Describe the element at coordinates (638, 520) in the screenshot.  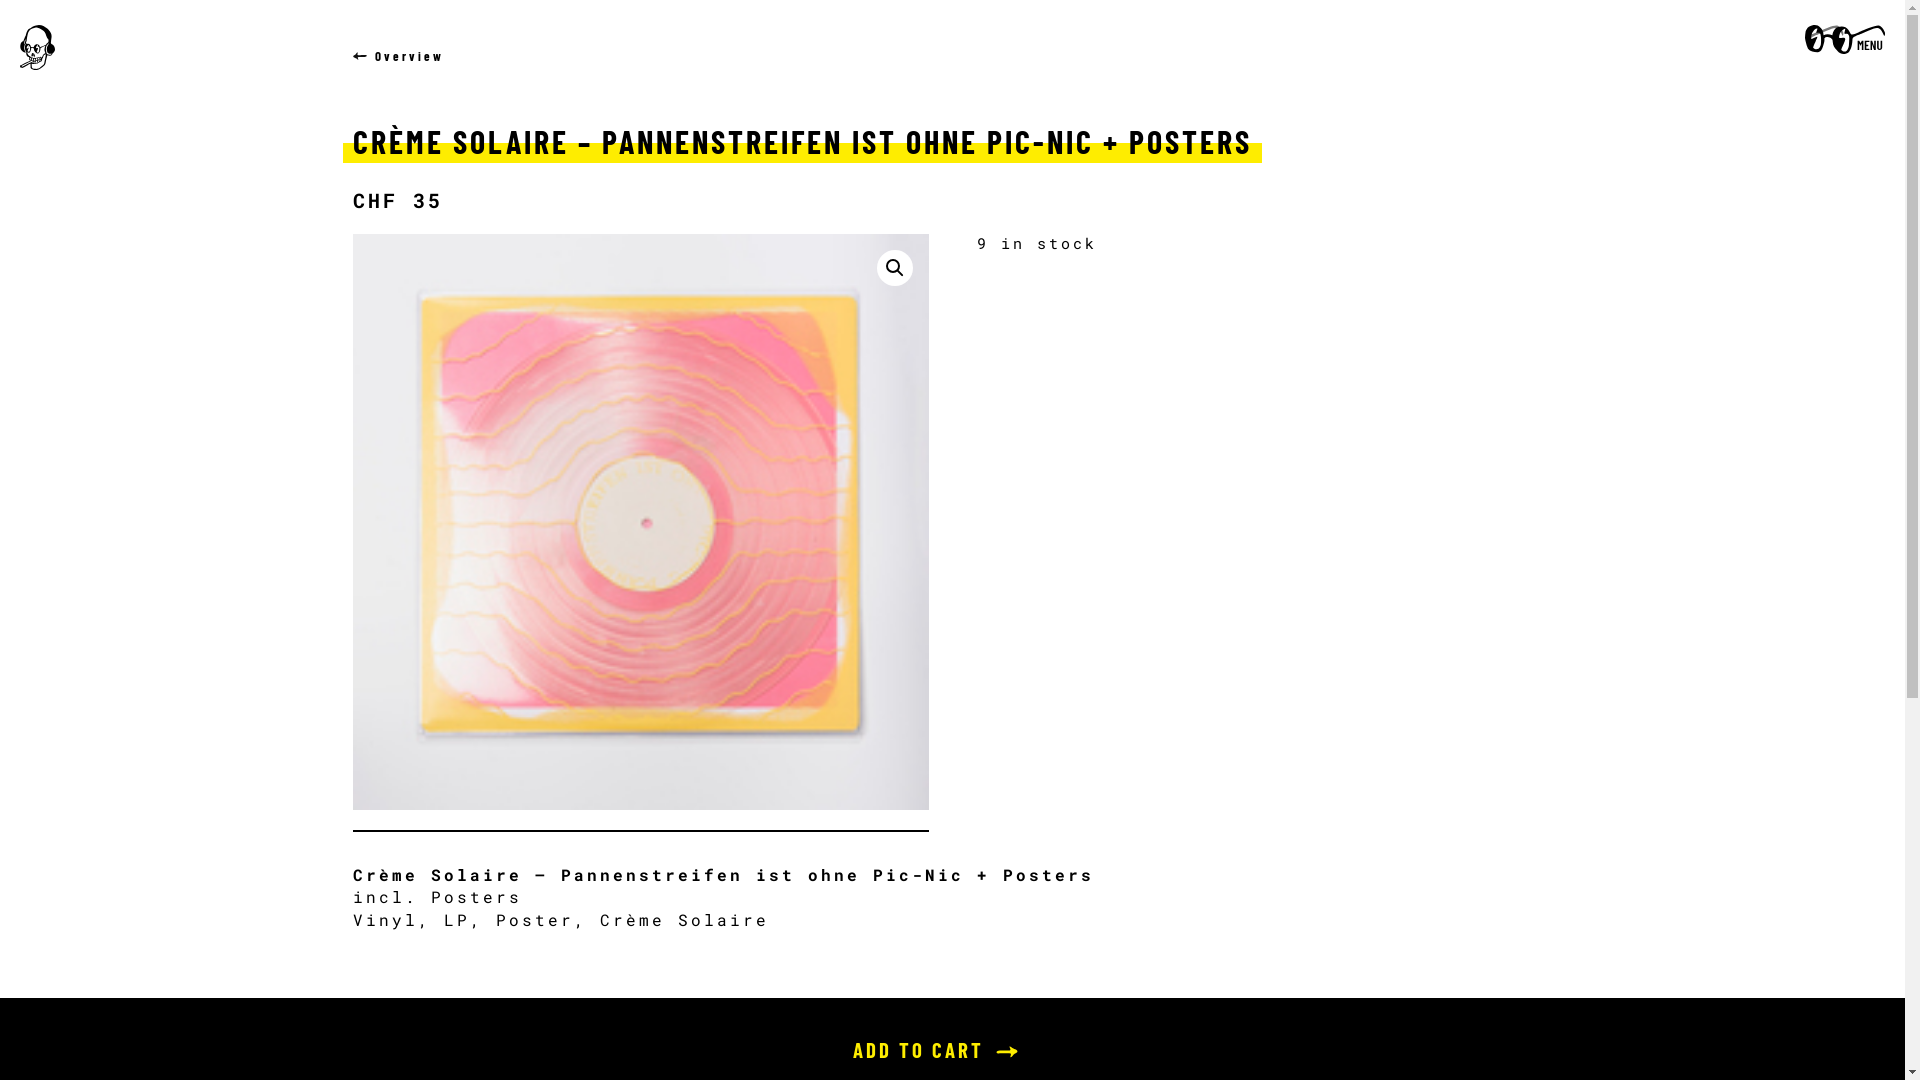
I see `'shop_creme1'` at that location.